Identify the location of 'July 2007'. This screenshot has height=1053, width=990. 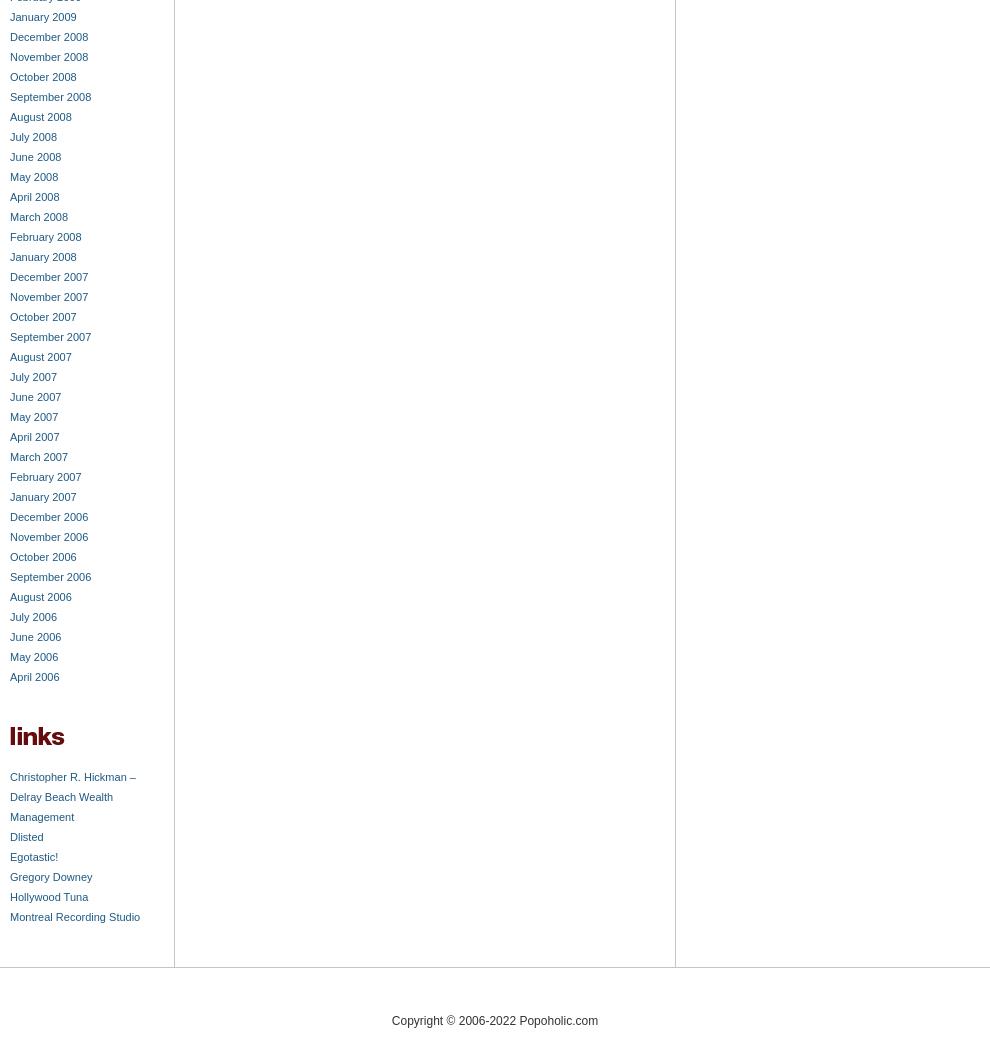
(32, 375).